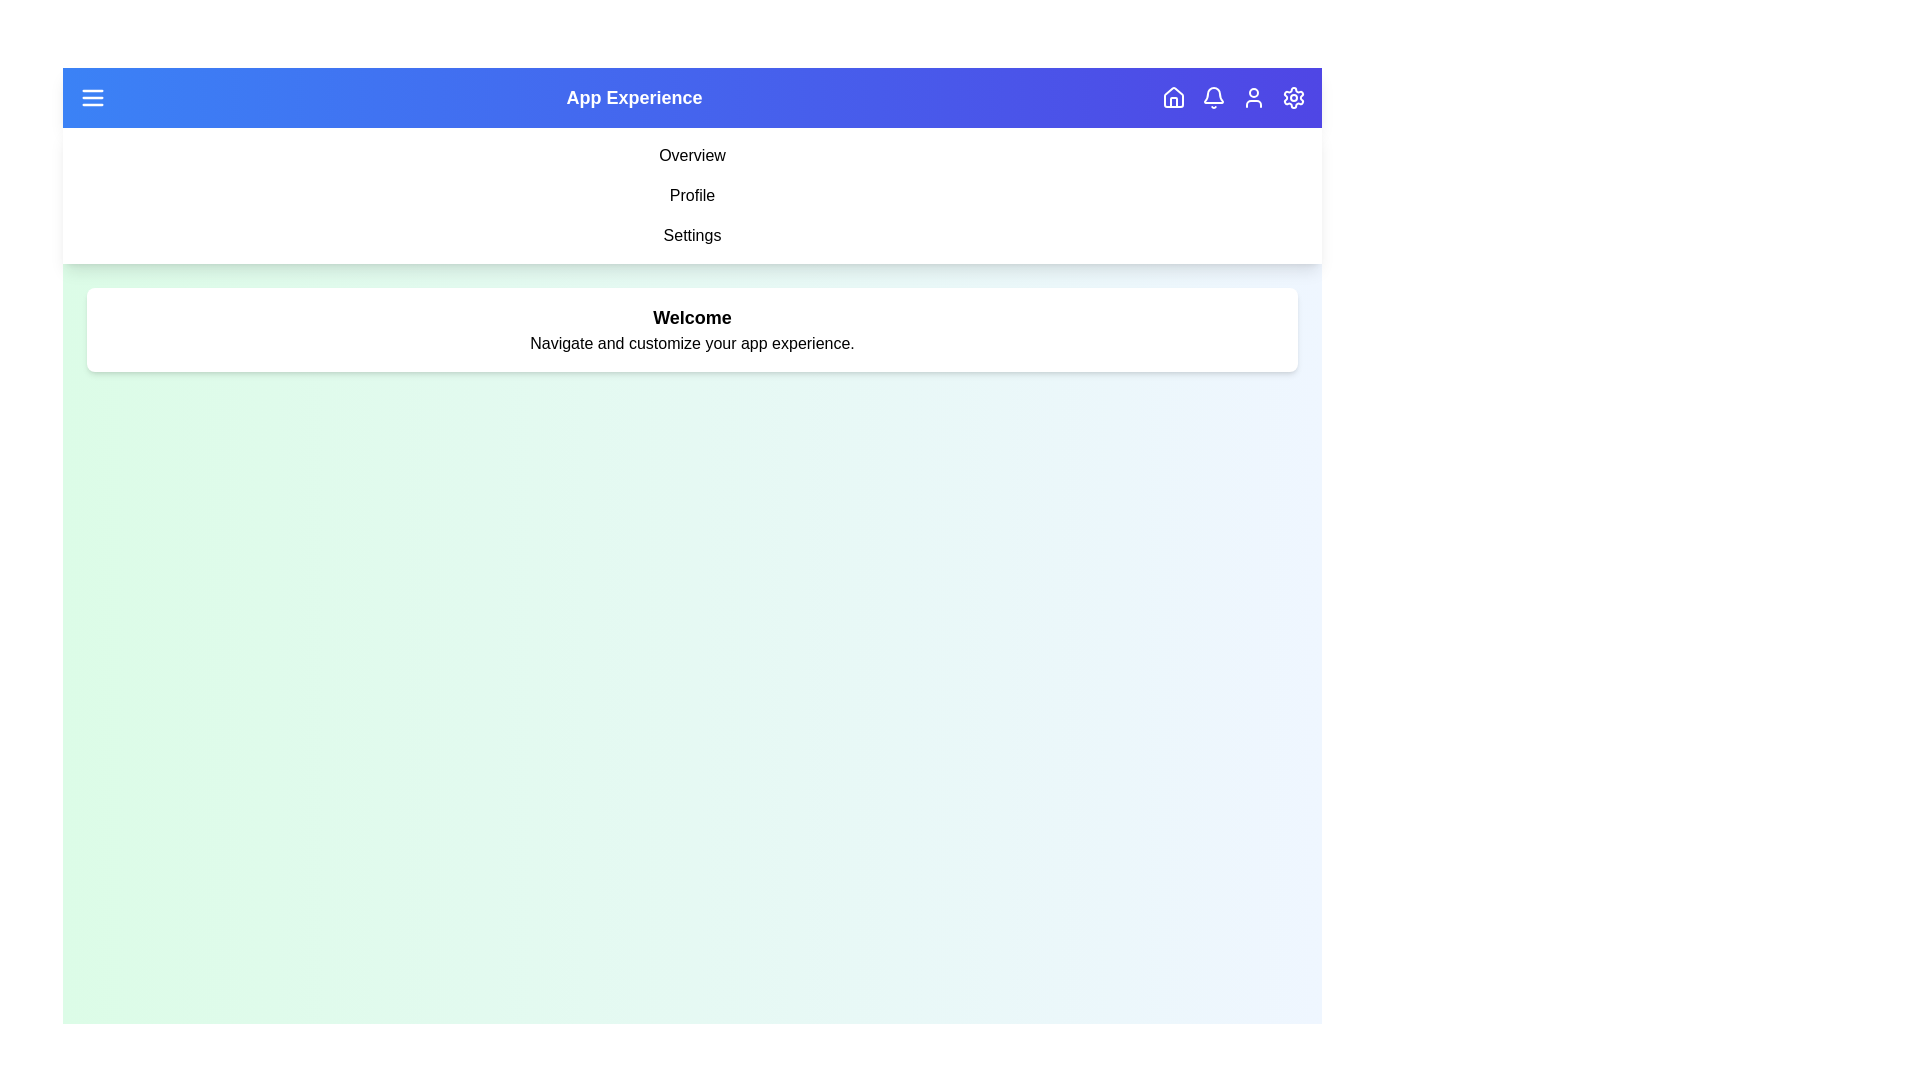 The width and height of the screenshot is (1920, 1080). What do you see at coordinates (91, 97) in the screenshot?
I see `the menu icon to toggle the drawer visibility` at bounding box center [91, 97].